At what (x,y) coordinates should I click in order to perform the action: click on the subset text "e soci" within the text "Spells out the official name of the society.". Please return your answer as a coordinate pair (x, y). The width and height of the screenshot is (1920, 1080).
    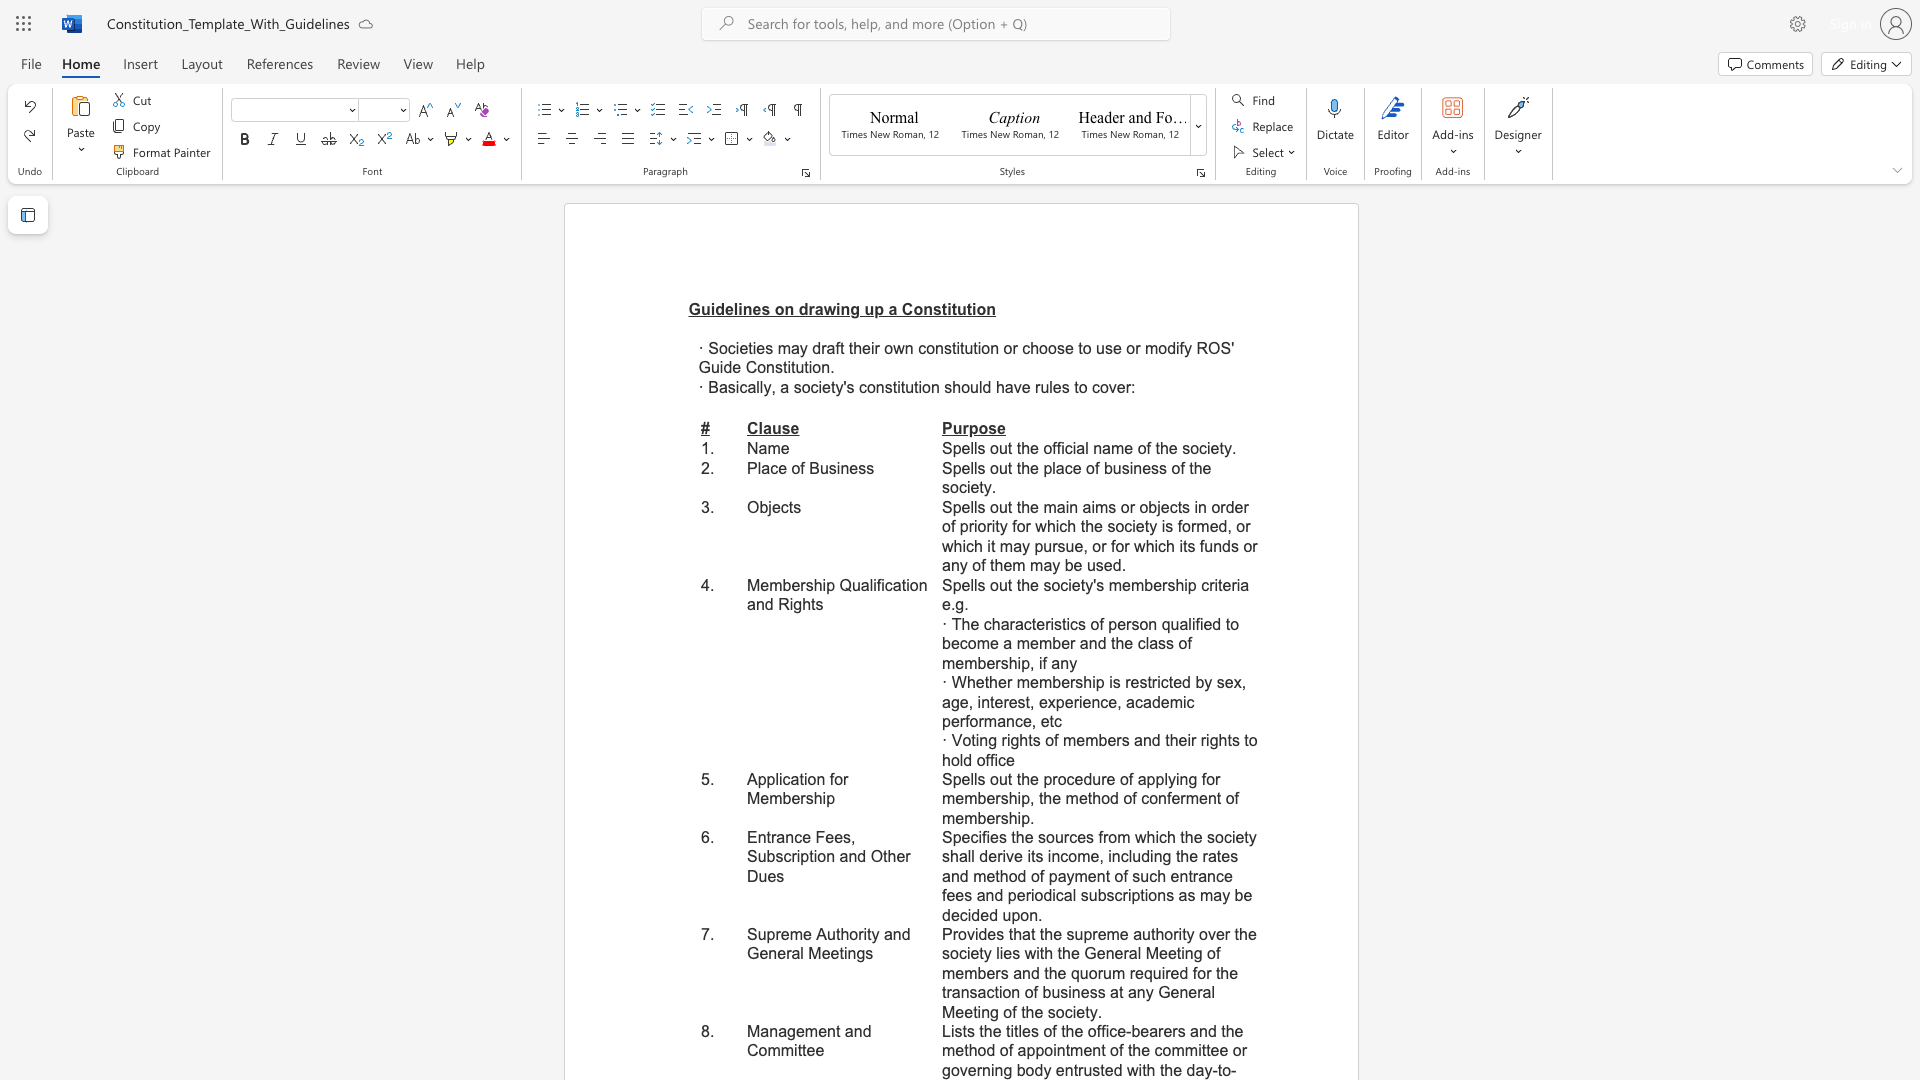
    Looking at the image, I should click on (1168, 447).